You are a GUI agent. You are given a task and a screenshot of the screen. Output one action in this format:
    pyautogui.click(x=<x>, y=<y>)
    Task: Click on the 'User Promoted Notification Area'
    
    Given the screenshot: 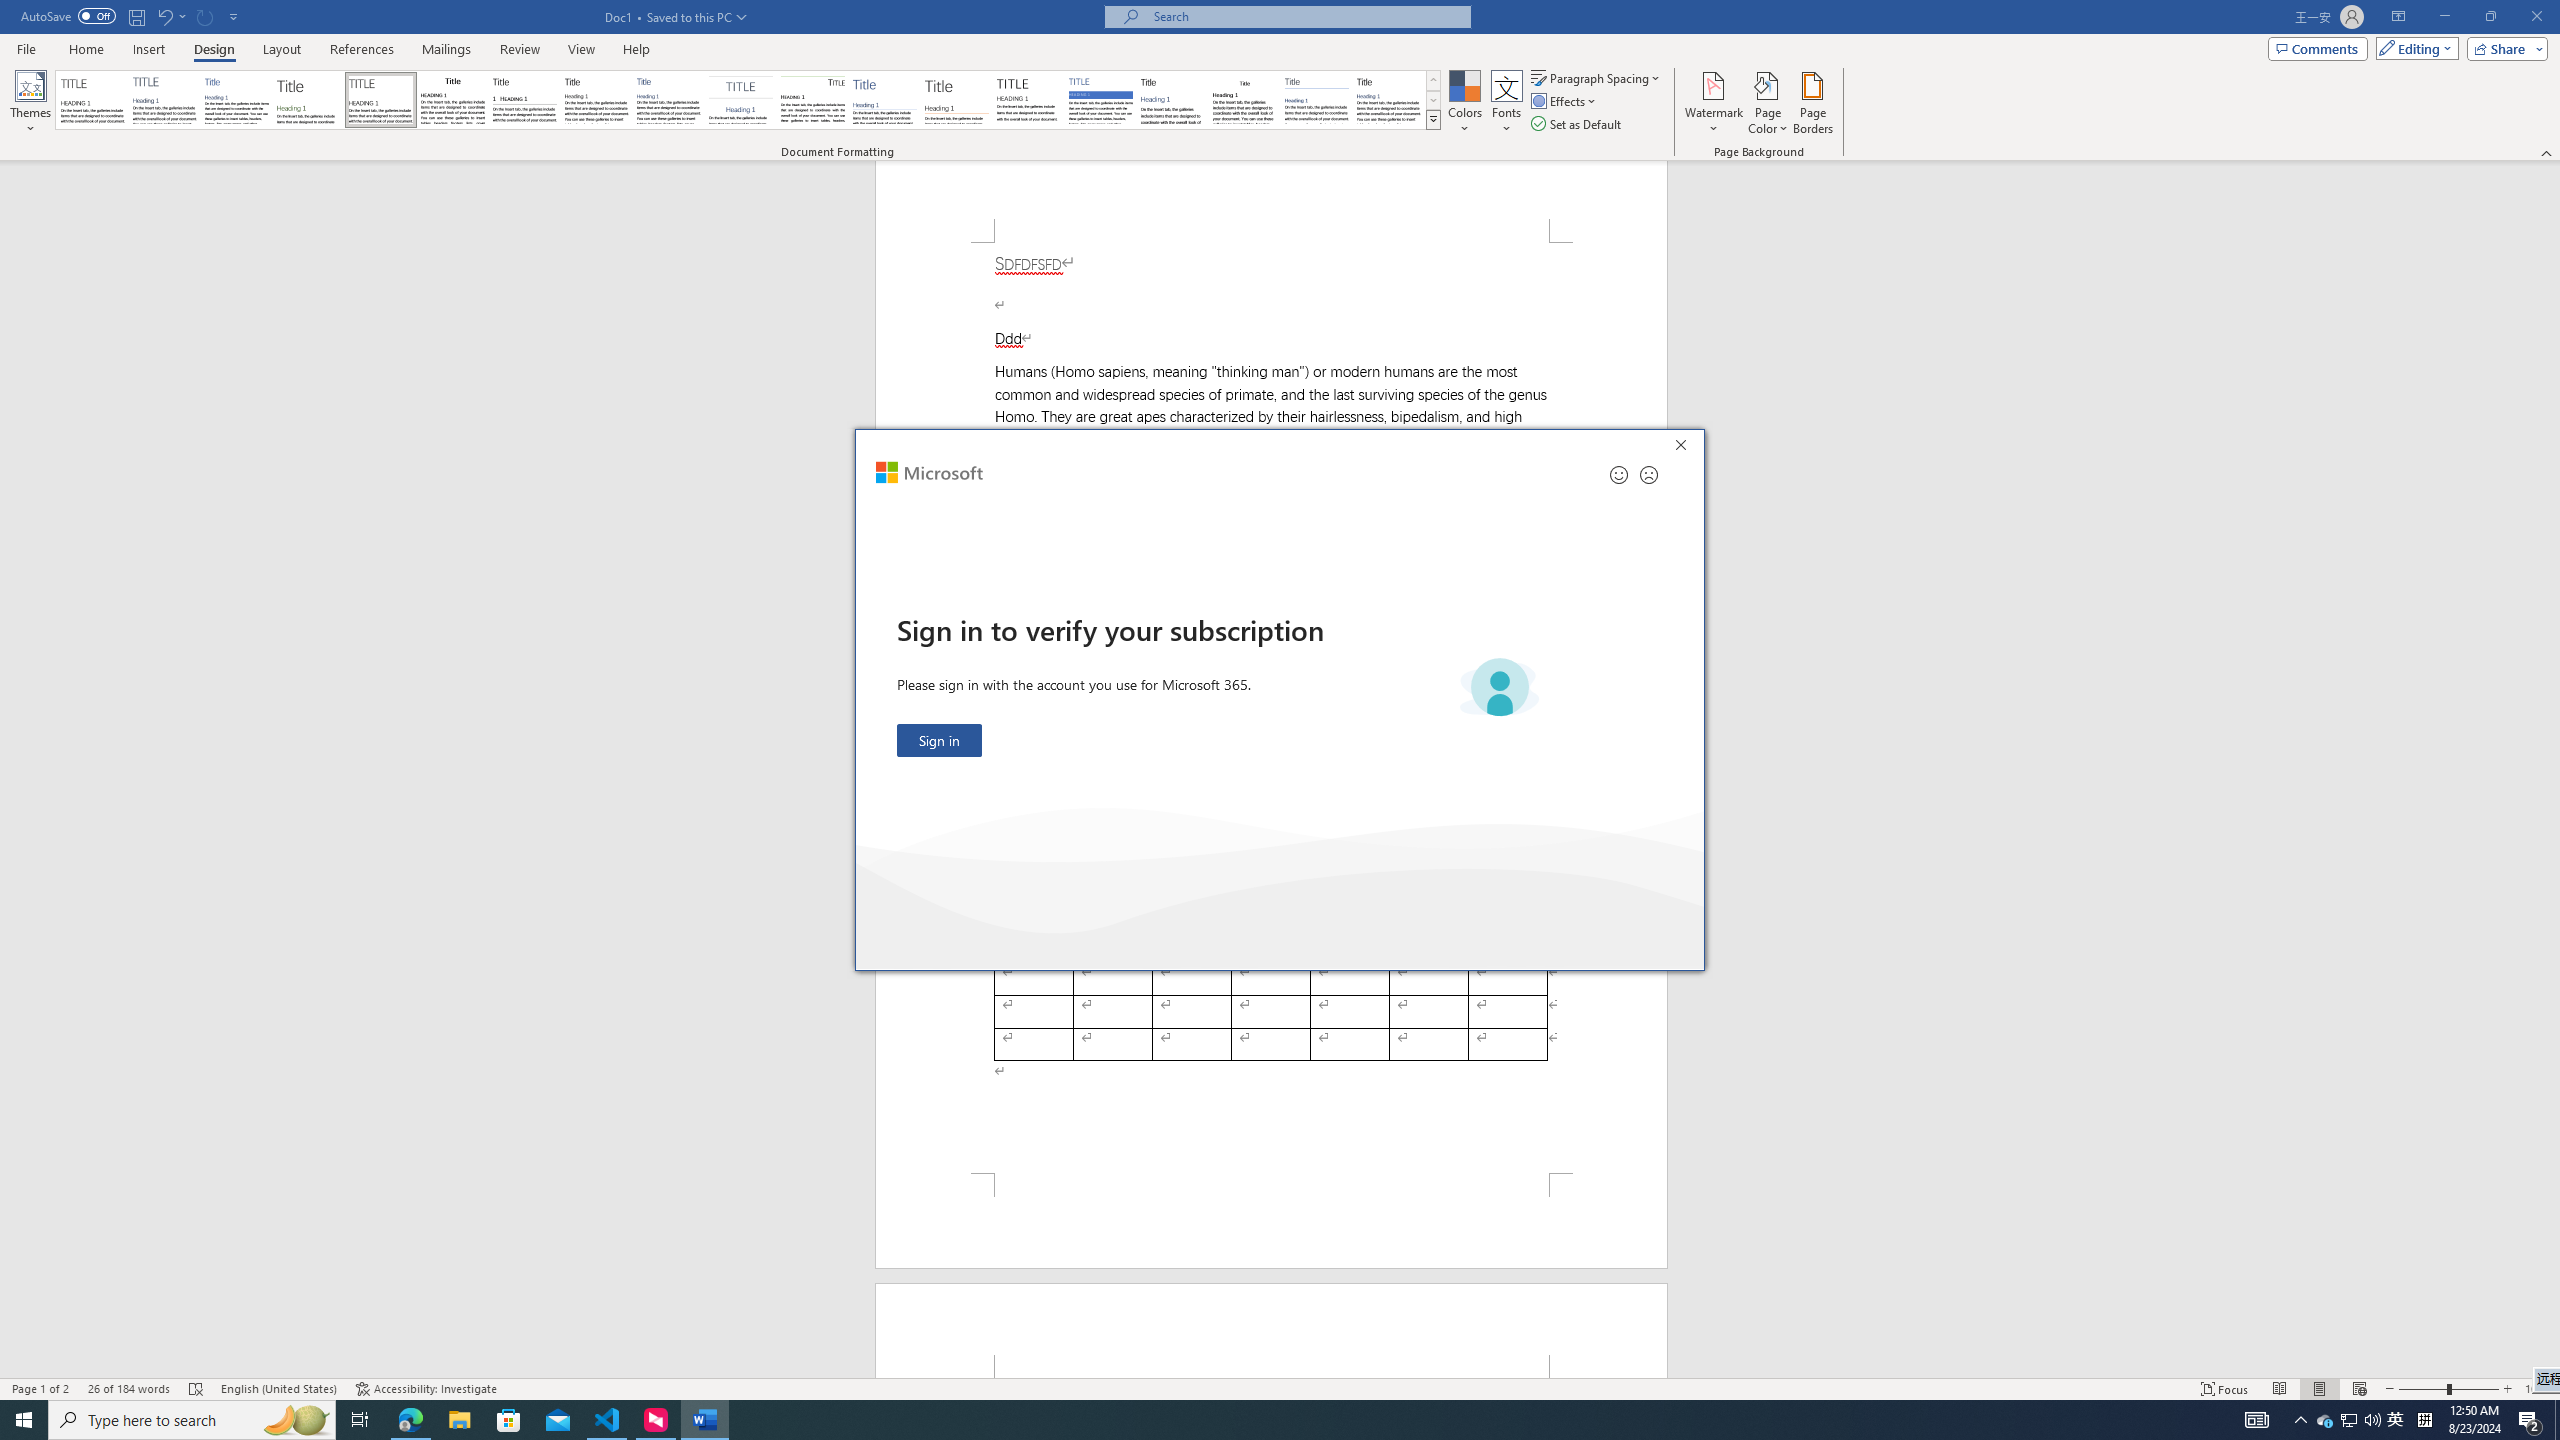 What is the action you would take?
    pyautogui.click(x=2349, y=1418)
    